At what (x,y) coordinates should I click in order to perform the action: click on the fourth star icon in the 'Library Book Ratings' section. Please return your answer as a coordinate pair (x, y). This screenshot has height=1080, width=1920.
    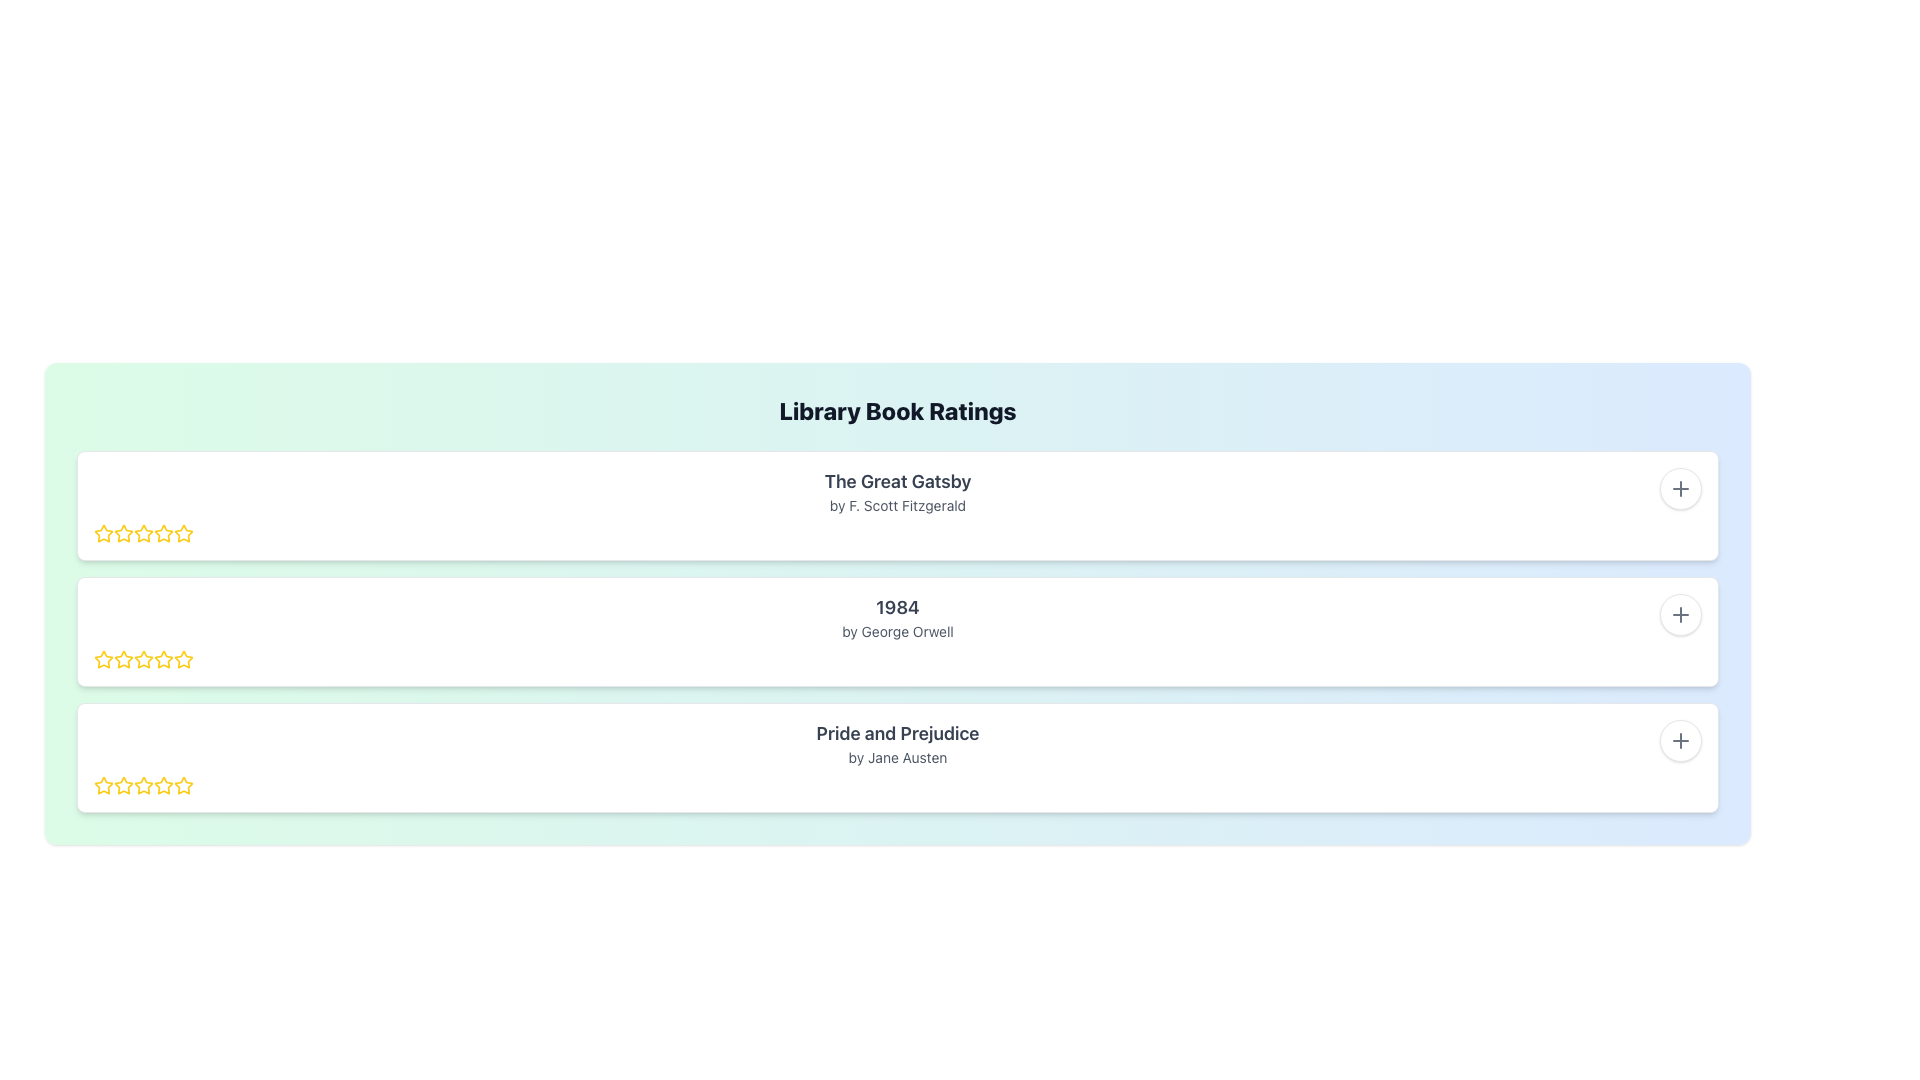
    Looking at the image, I should click on (163, 532).